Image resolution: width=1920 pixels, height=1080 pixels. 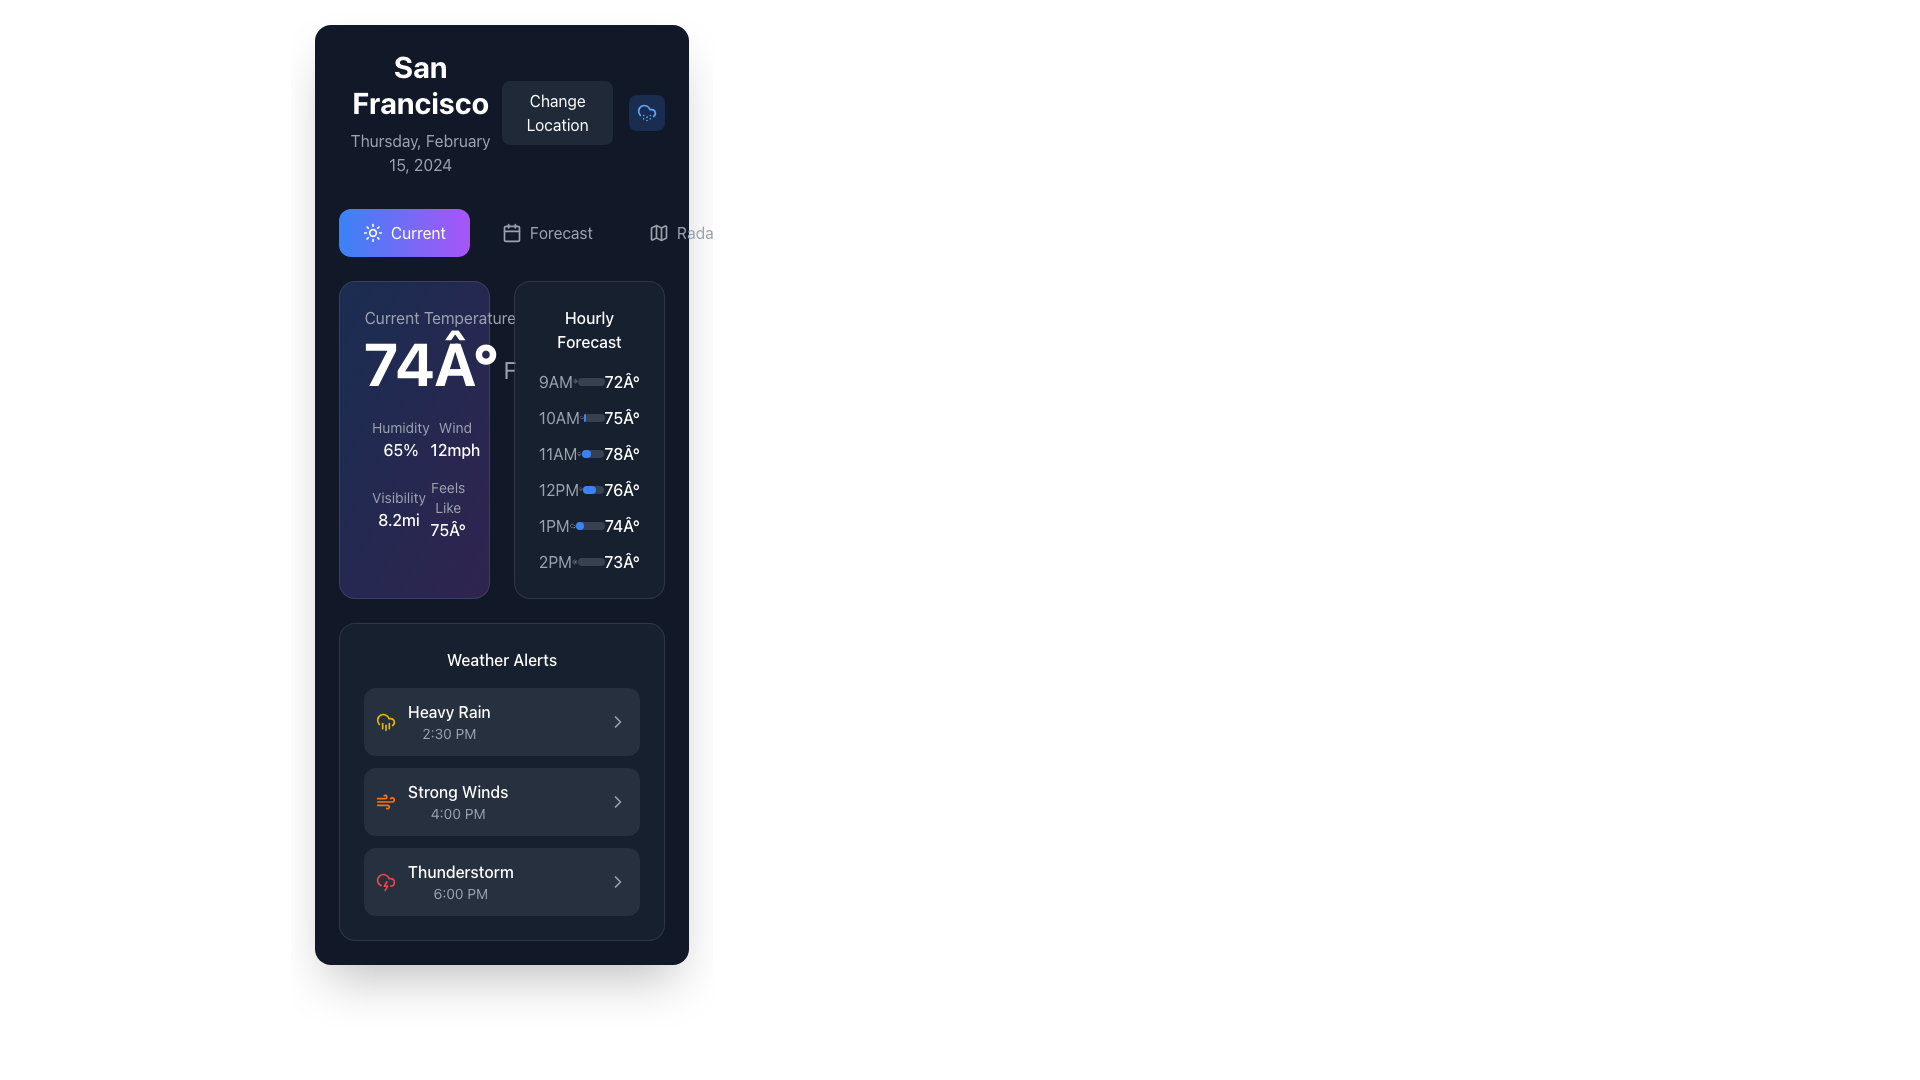 I want to click on the weather metrics grid element located in the first column, second row, so click(x=413, y=479).